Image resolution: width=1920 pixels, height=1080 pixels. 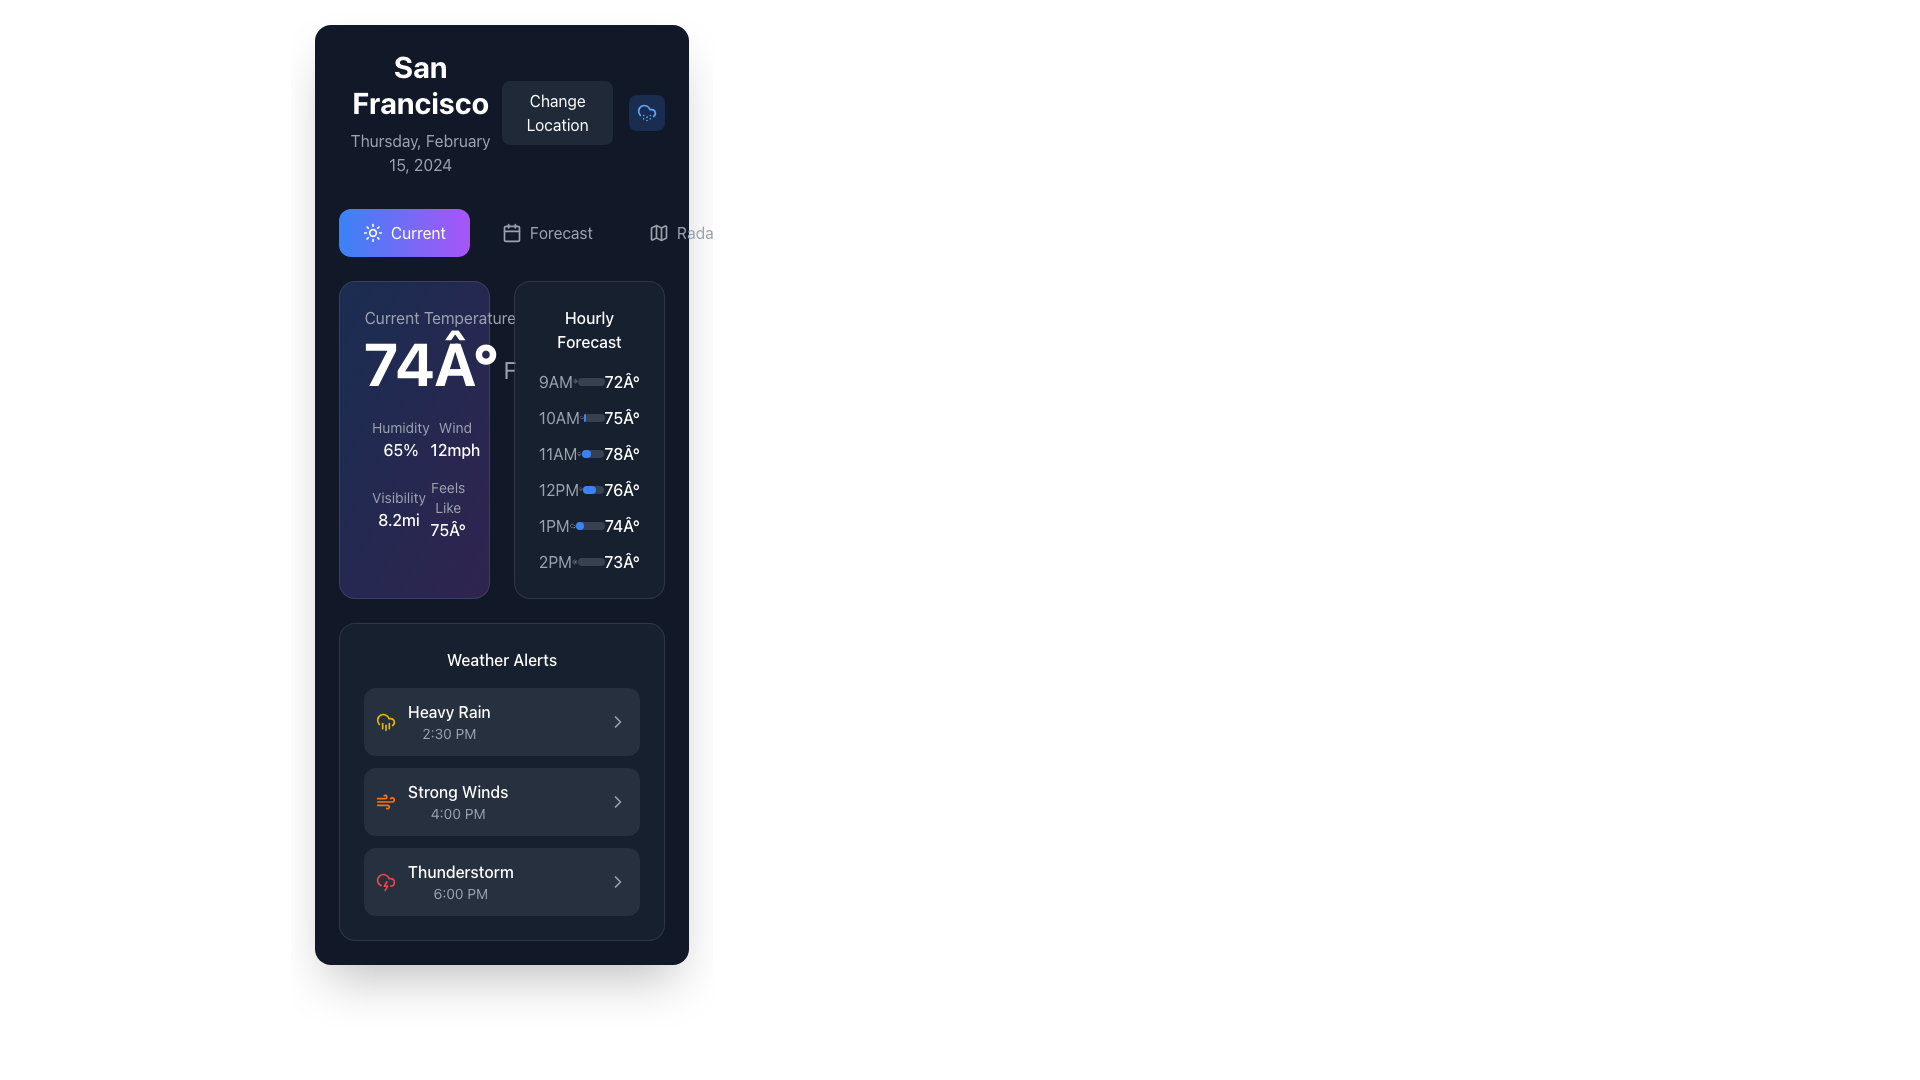 I want to click on the weather metrics grid element located in the first column, second row, so click(x=413, y=479).